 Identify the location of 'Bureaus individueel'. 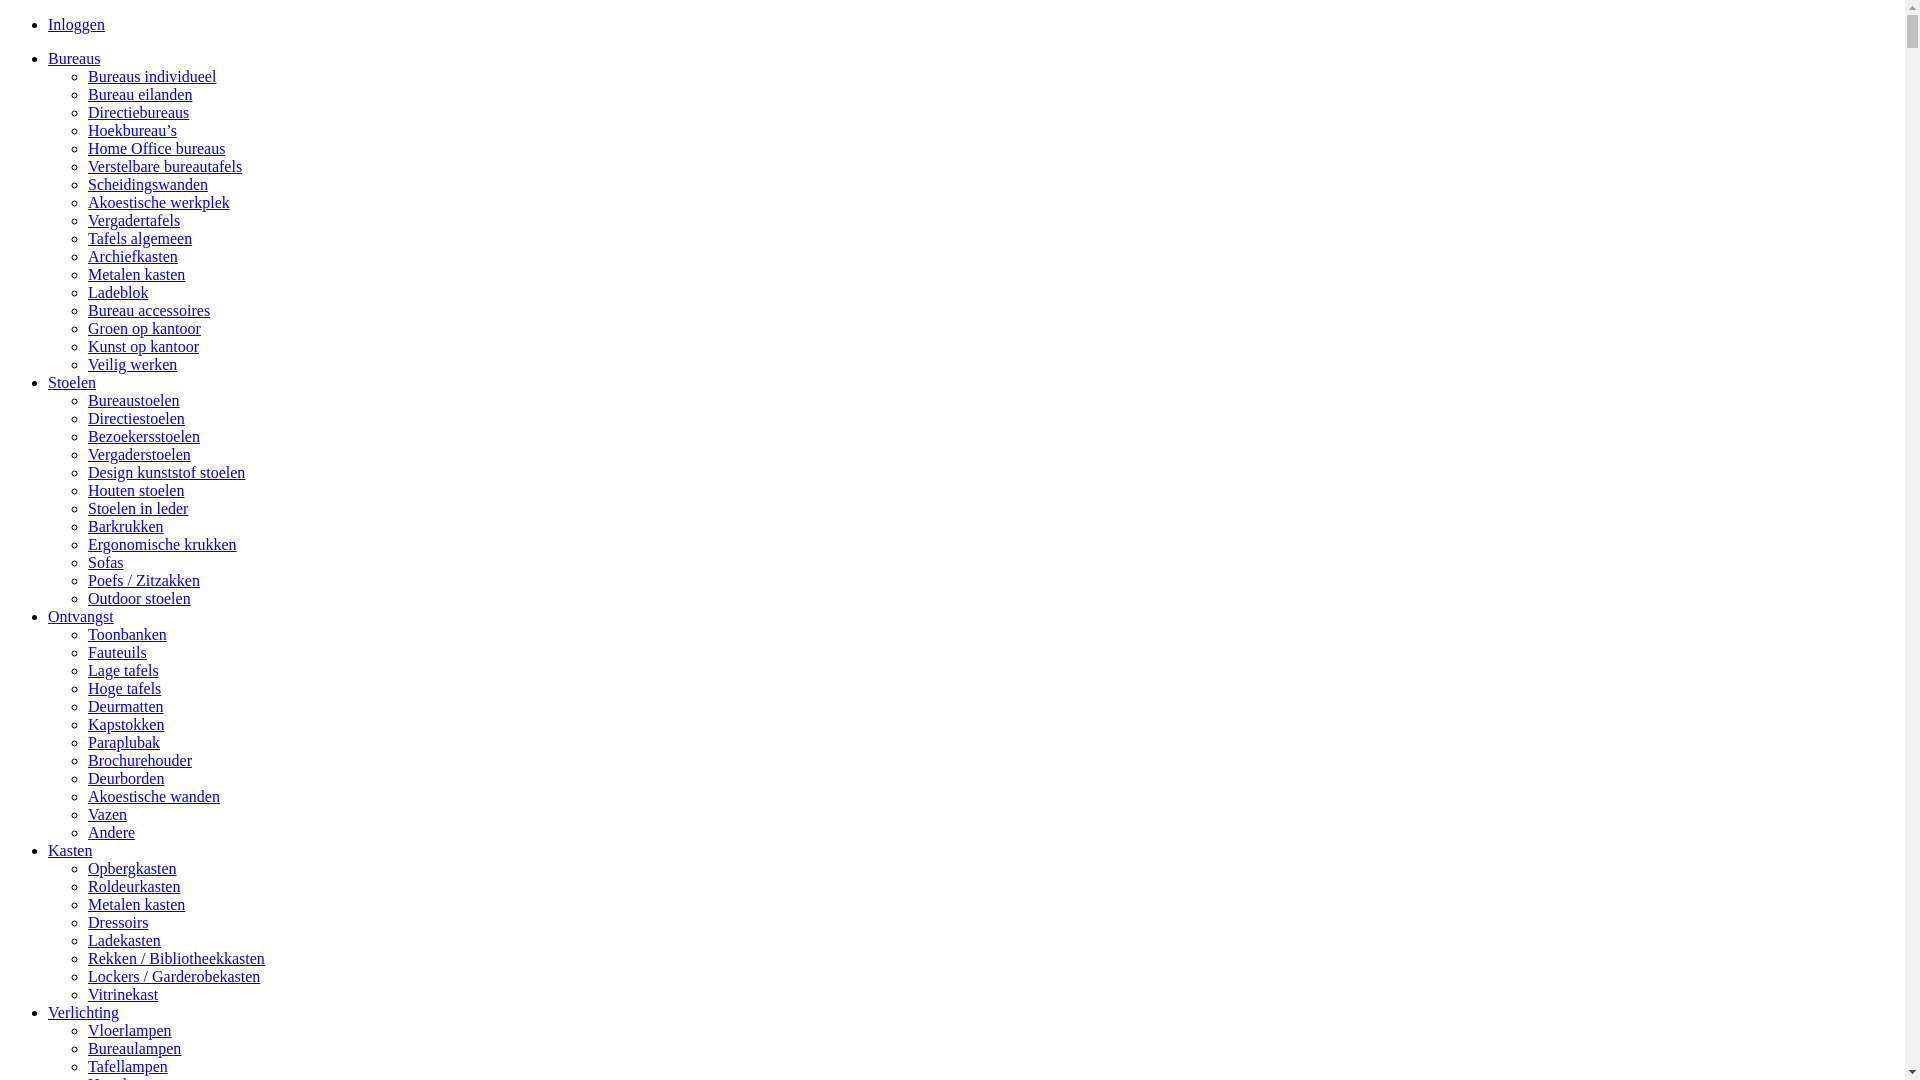
(151, 75).